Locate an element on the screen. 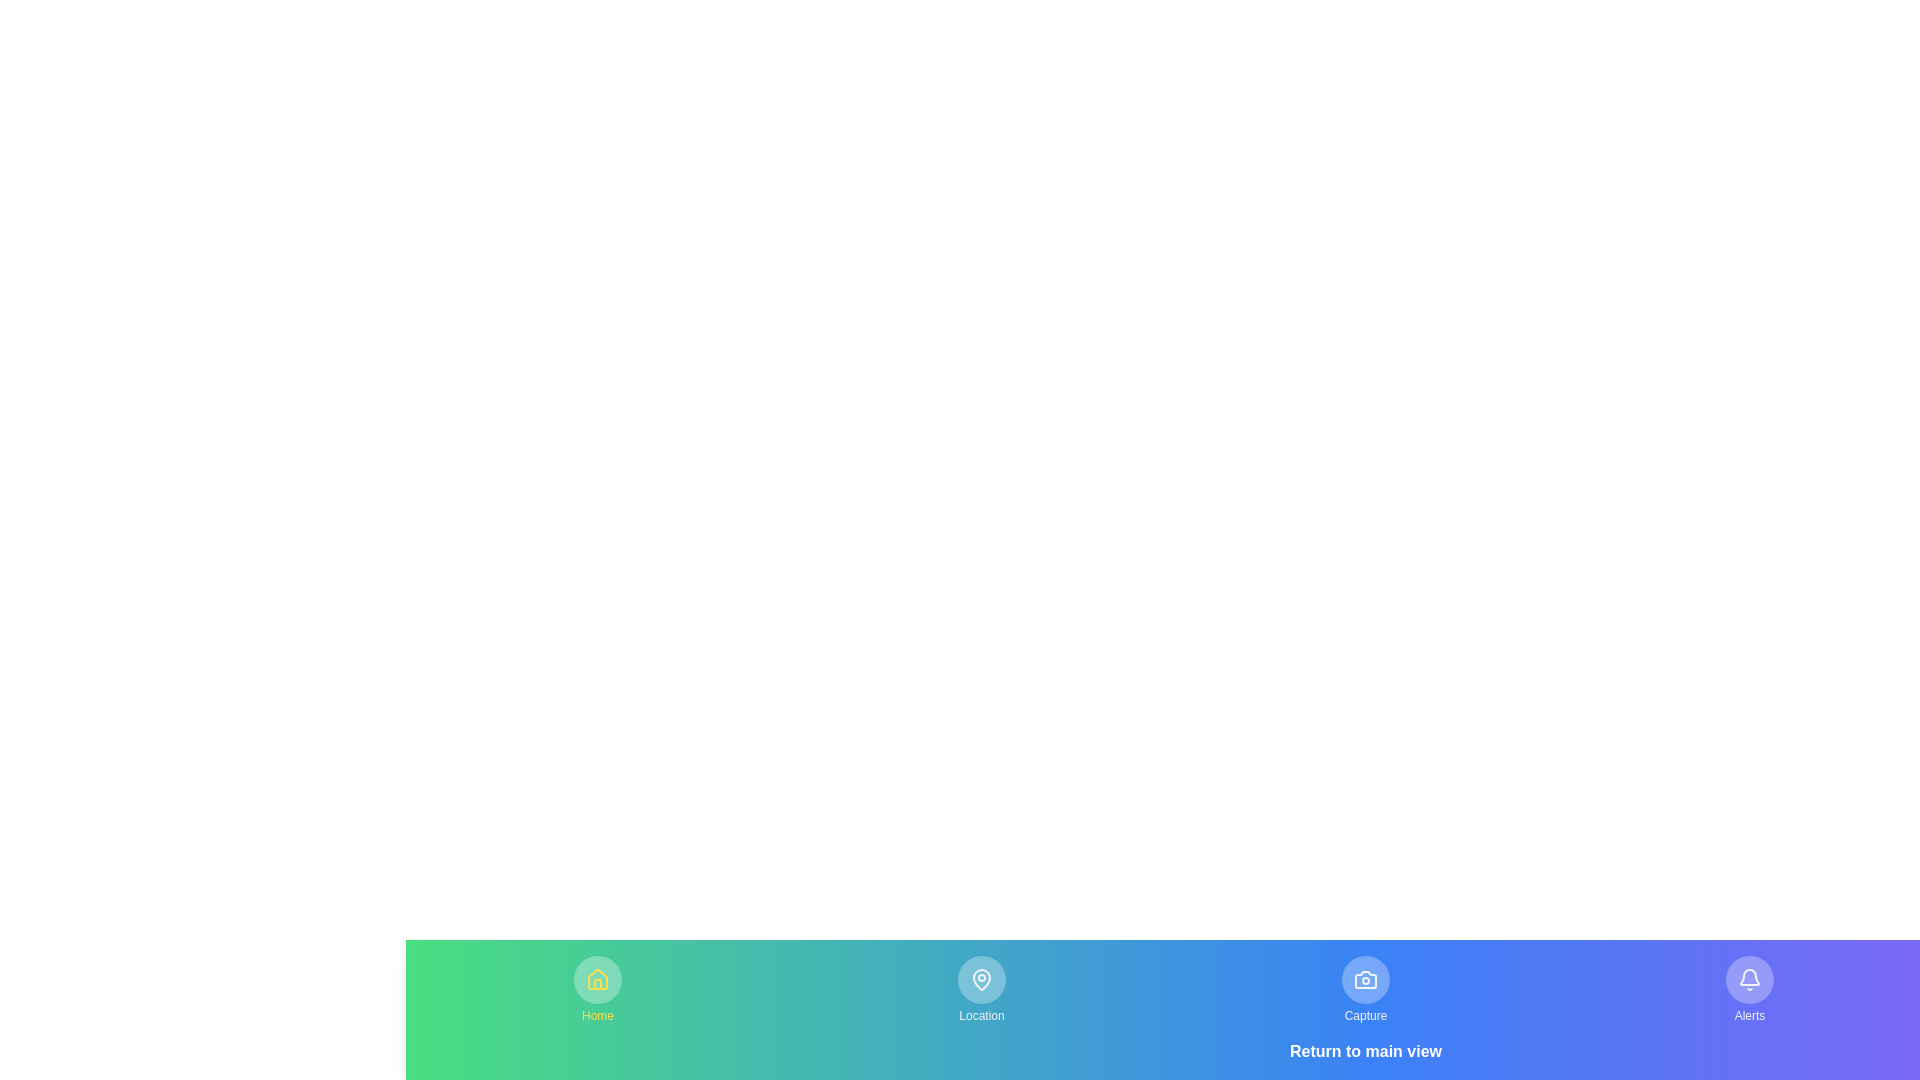 The image size is (1920, 1080). the menu item labeled Alerts to trigger its hover effect is located at coordinates (1749, 990).